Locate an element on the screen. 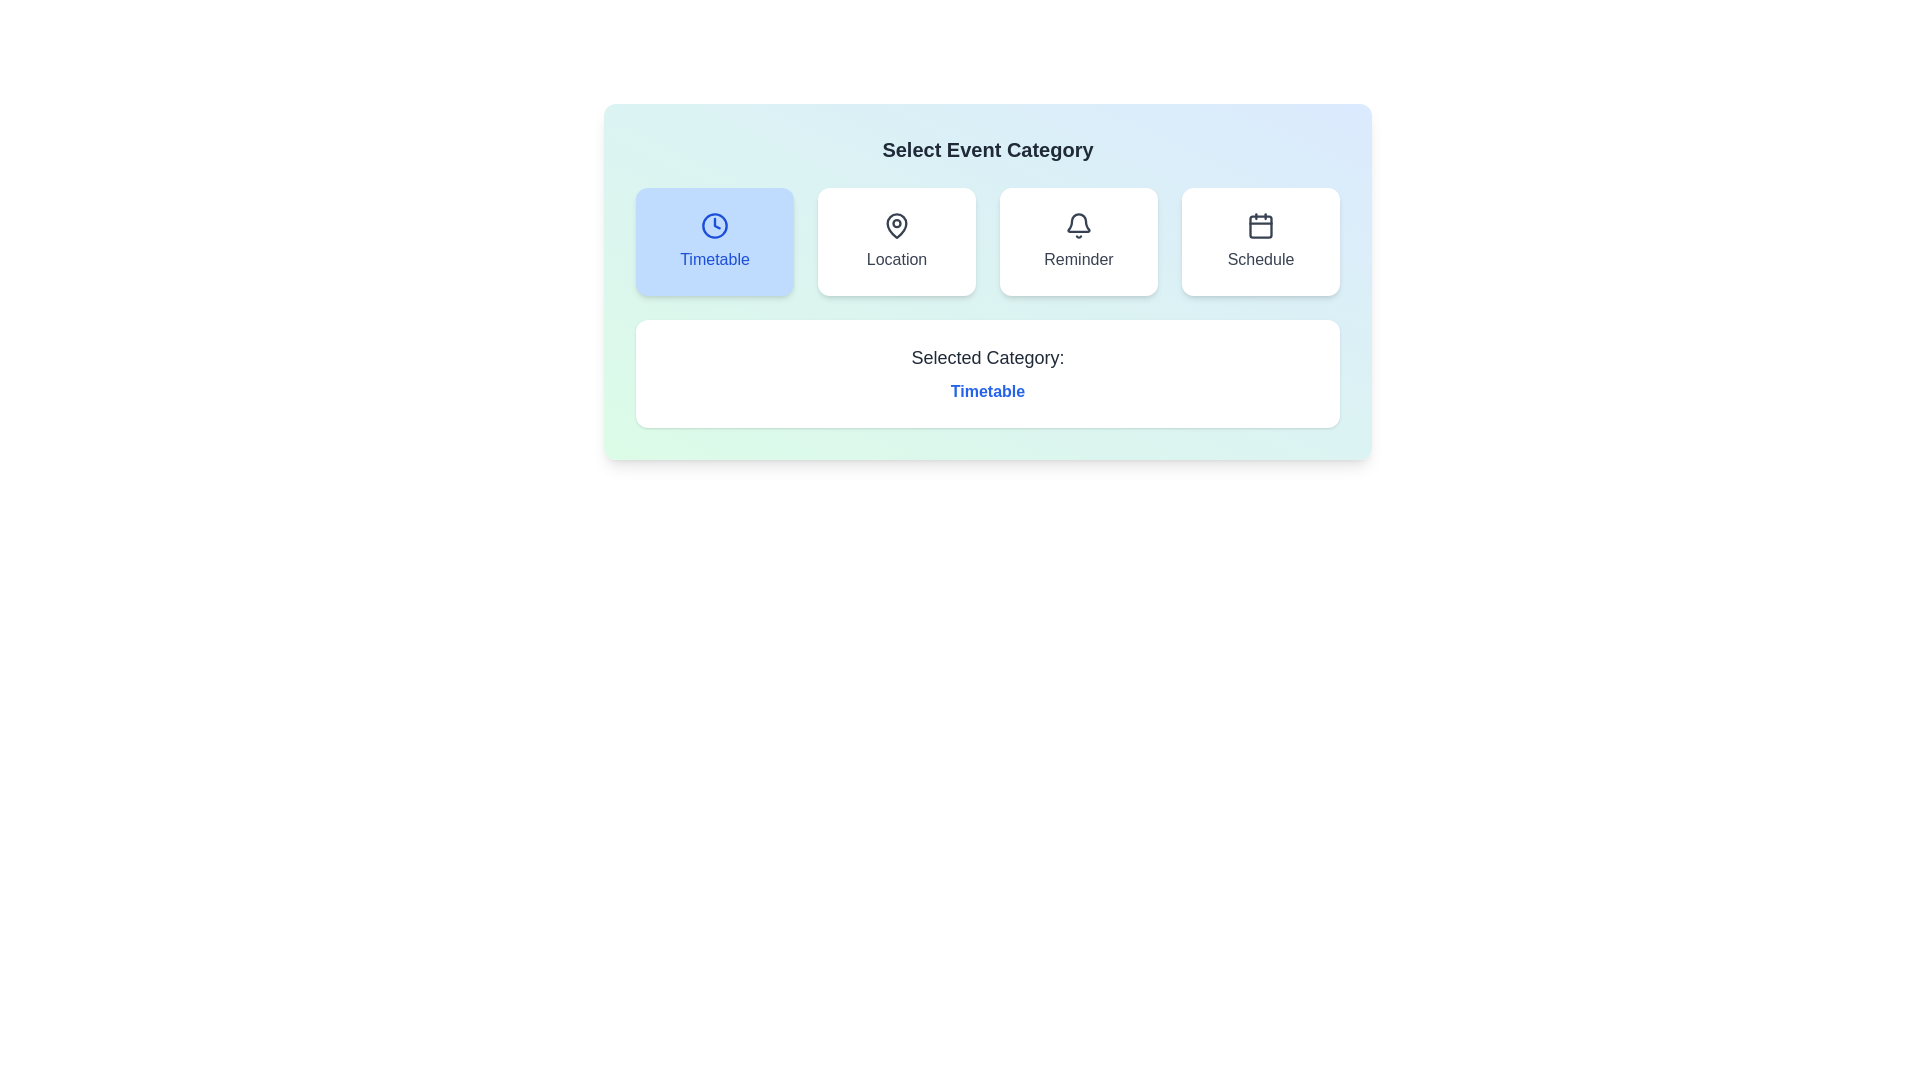 This screenshot has height=1080, width=1920. the text 'Timetable' in the 'Selected Category' section to interact with the displayed information is located at coordinates (988, 392).